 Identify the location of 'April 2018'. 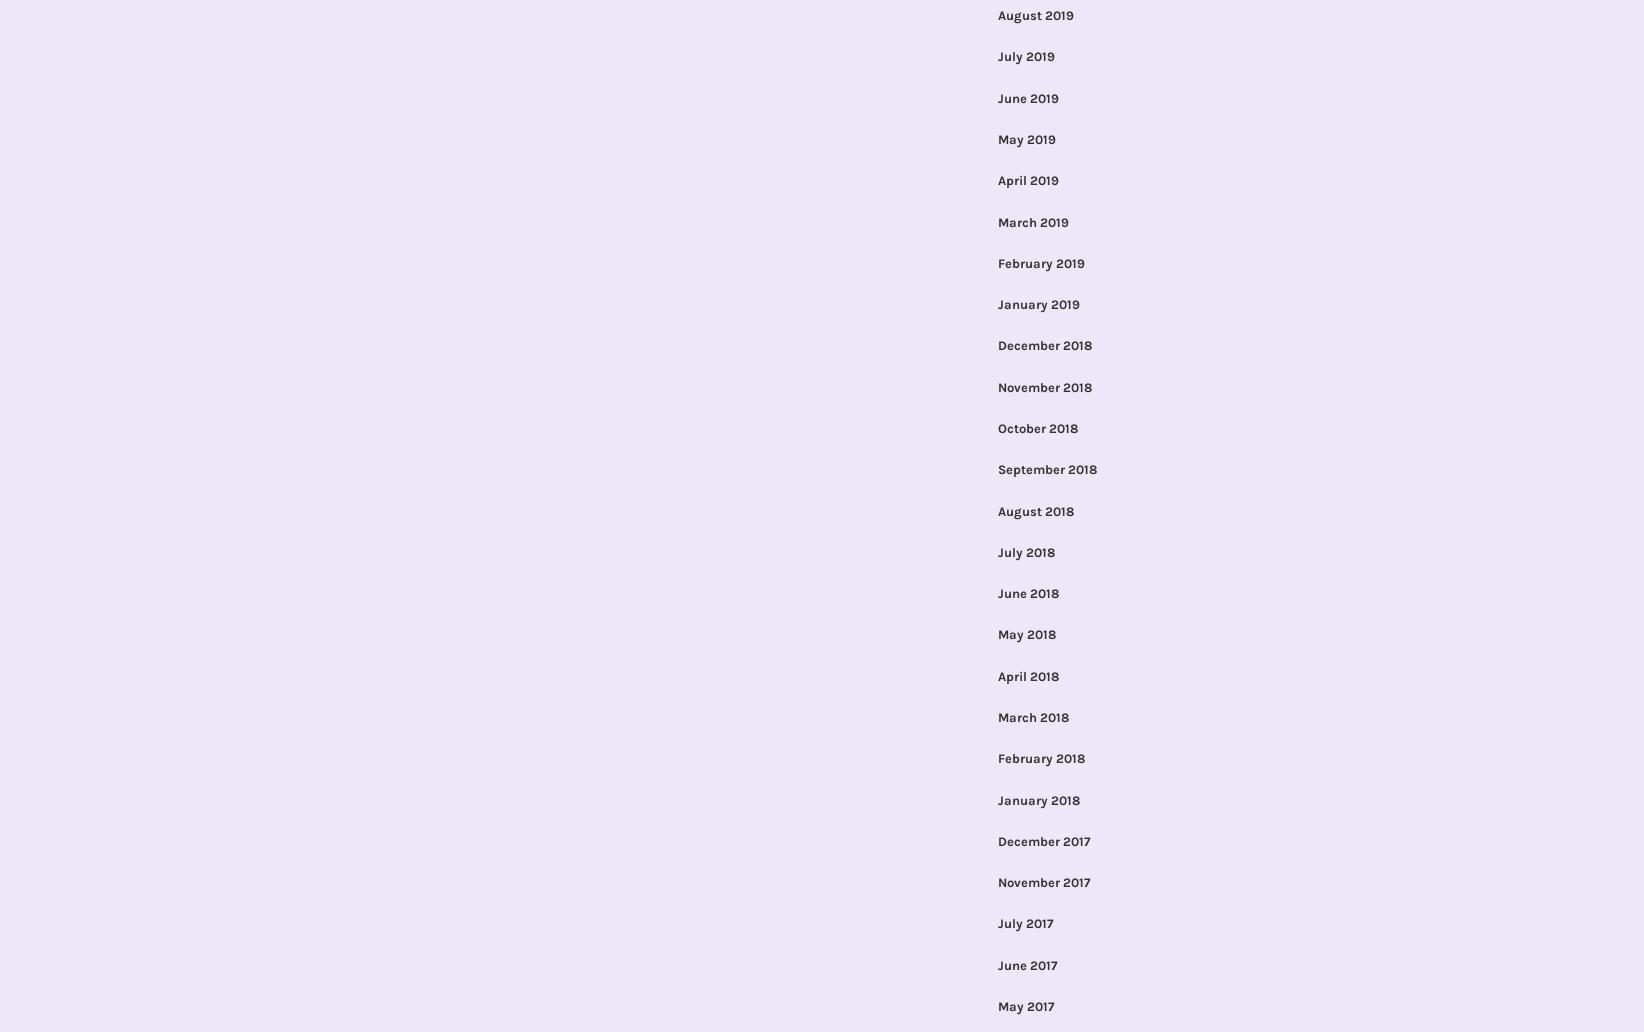
(1026, 674).